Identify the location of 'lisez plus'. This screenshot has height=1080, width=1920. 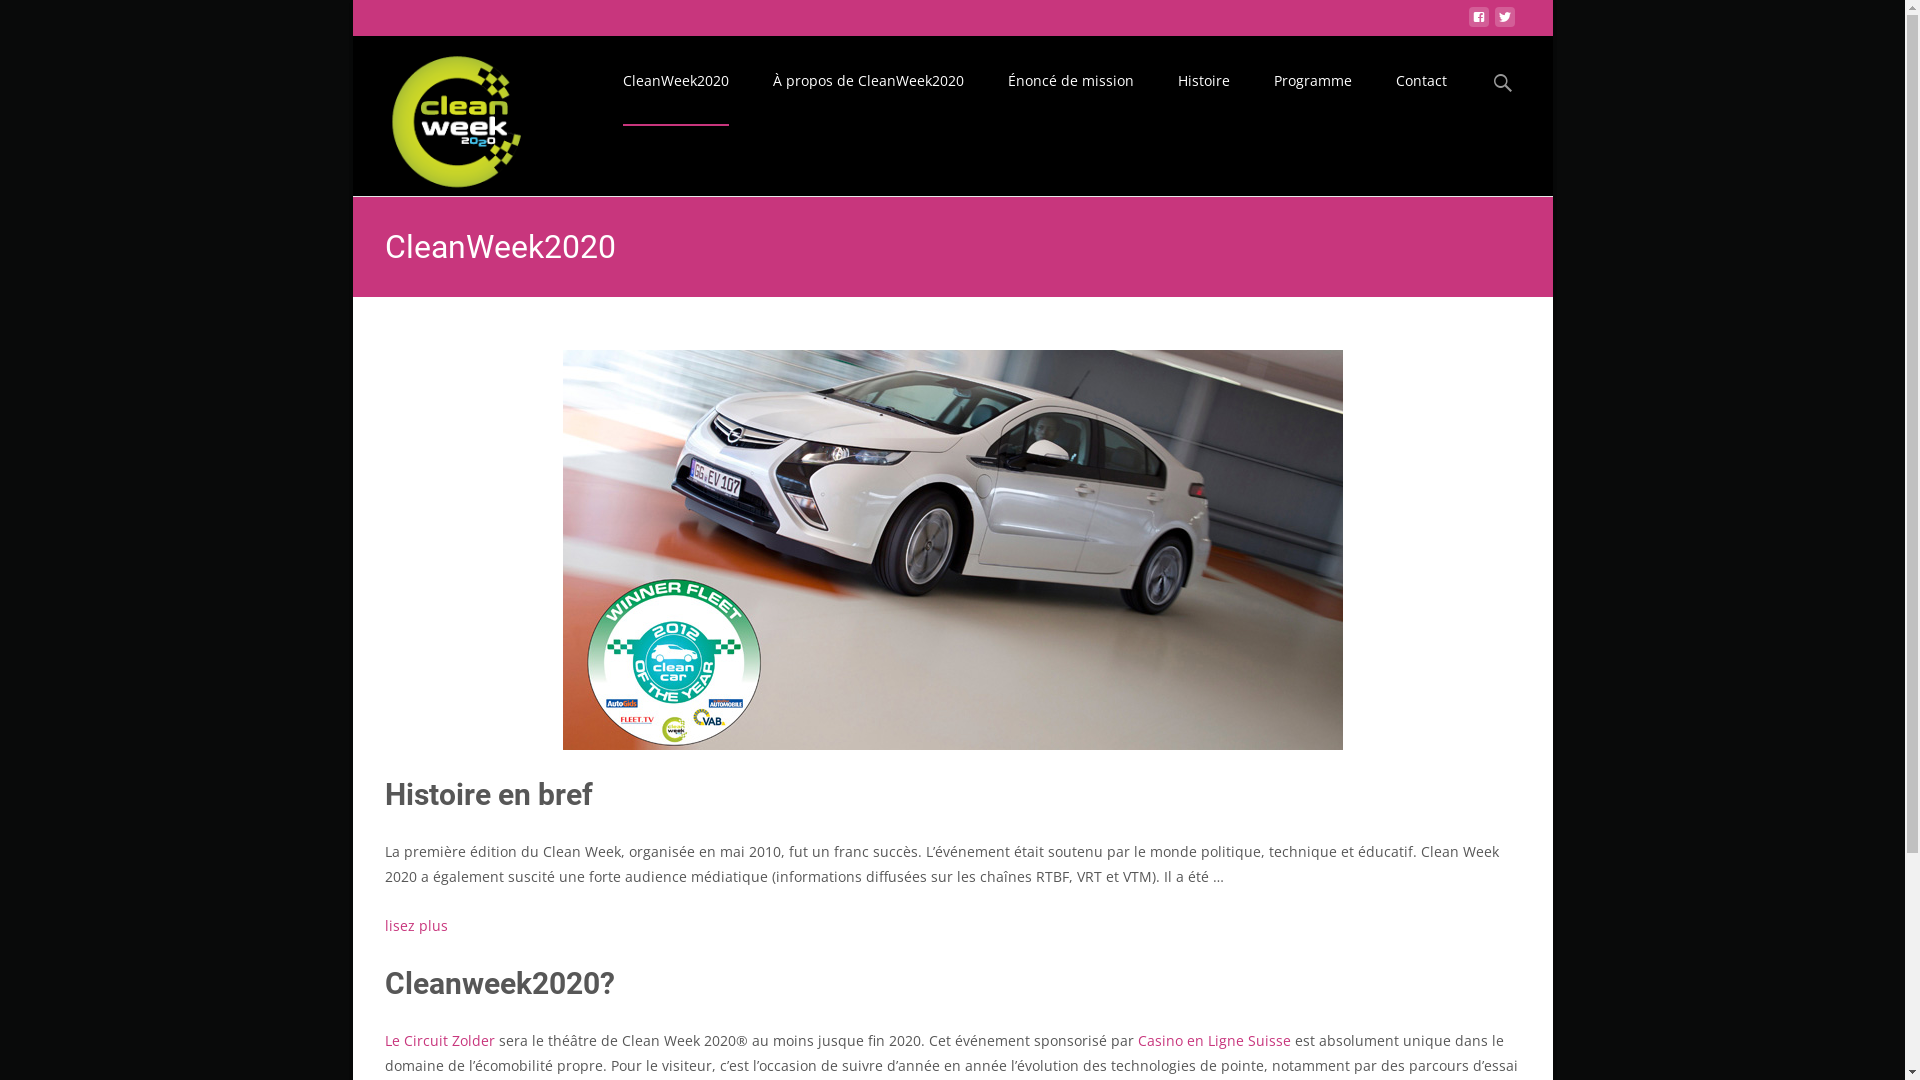
(414, 925).